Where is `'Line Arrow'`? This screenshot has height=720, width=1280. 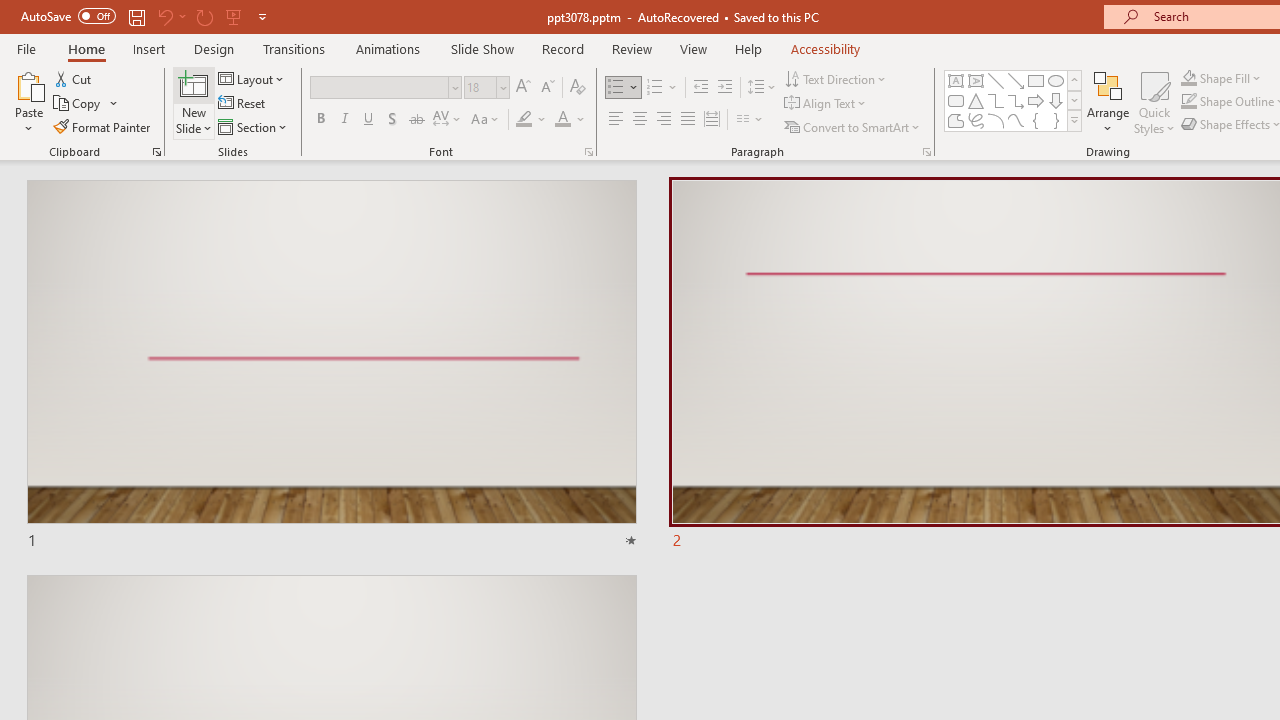
'Line Arrow' is located at coordinates (1016, 80).